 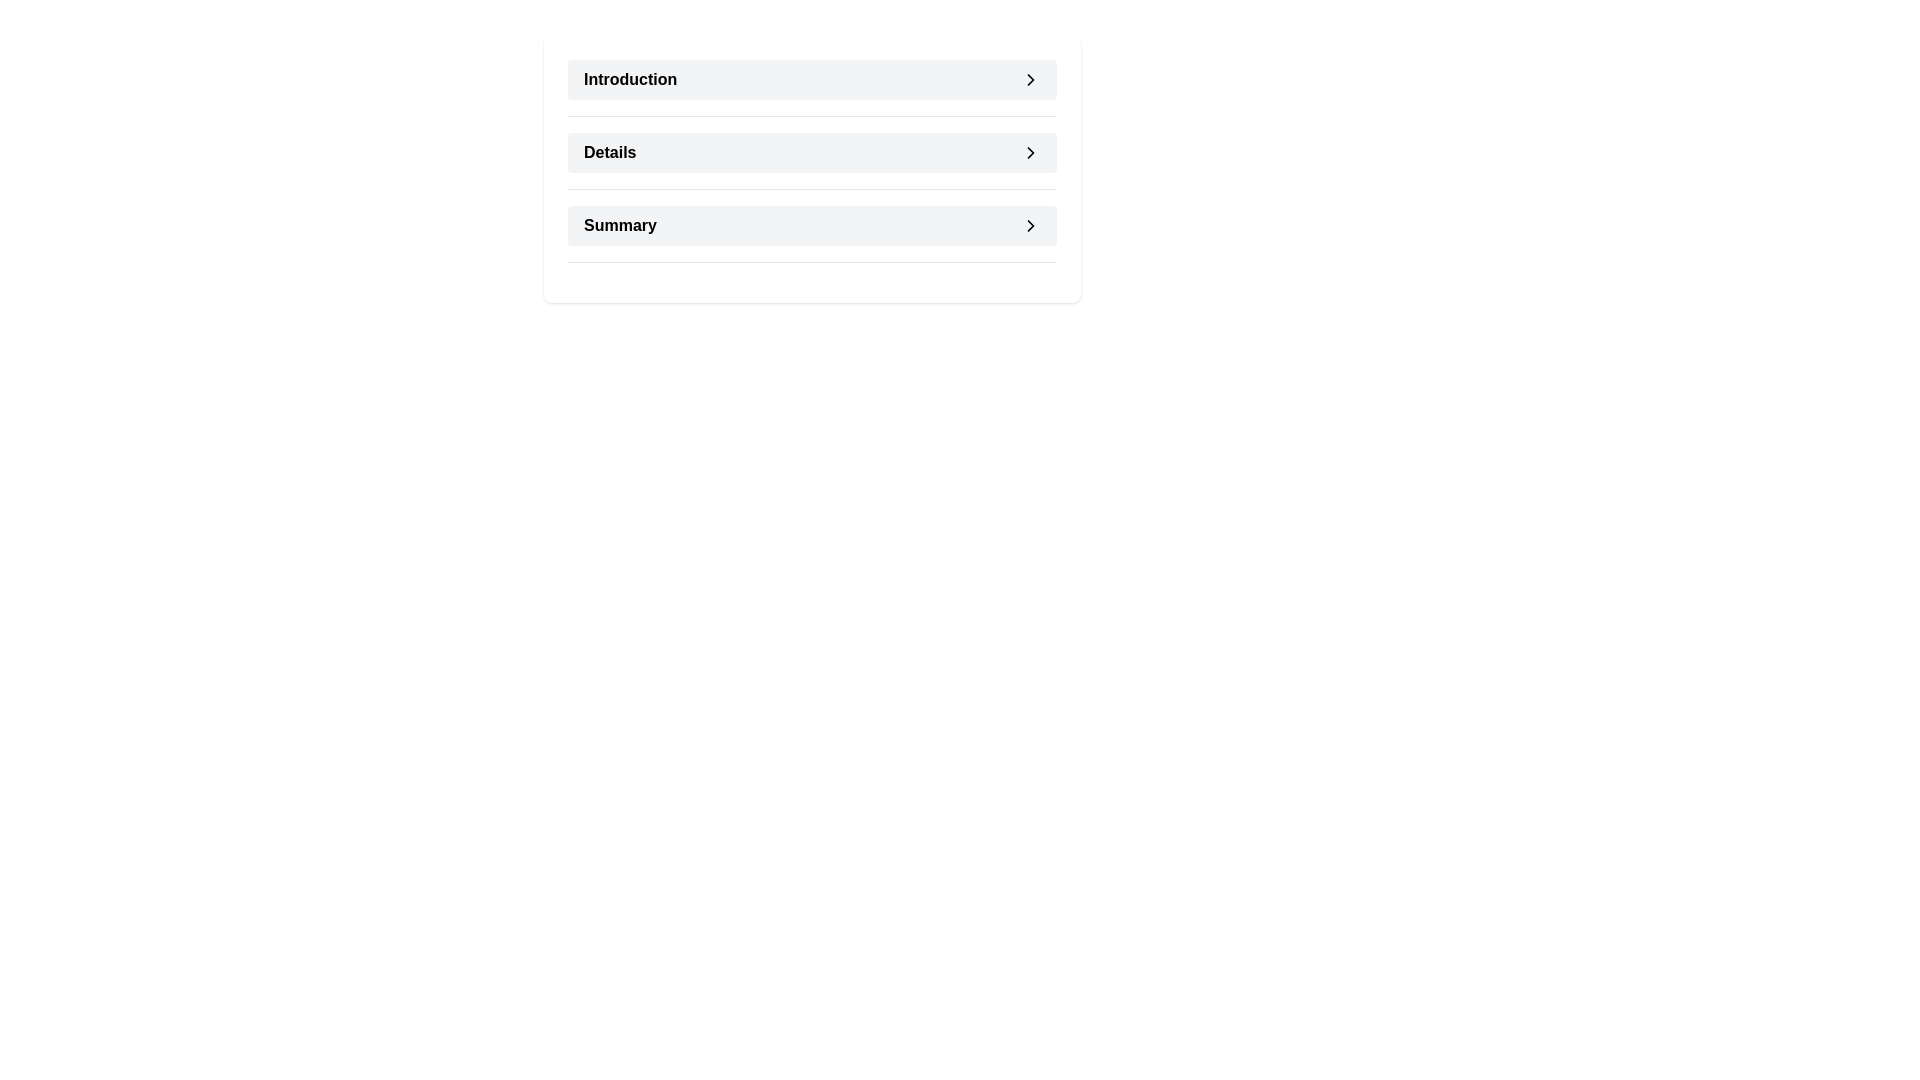 I want to click on the chevron-shaped arrow button located to the right of the text 'Introduction', so click(x=1031, y=79).